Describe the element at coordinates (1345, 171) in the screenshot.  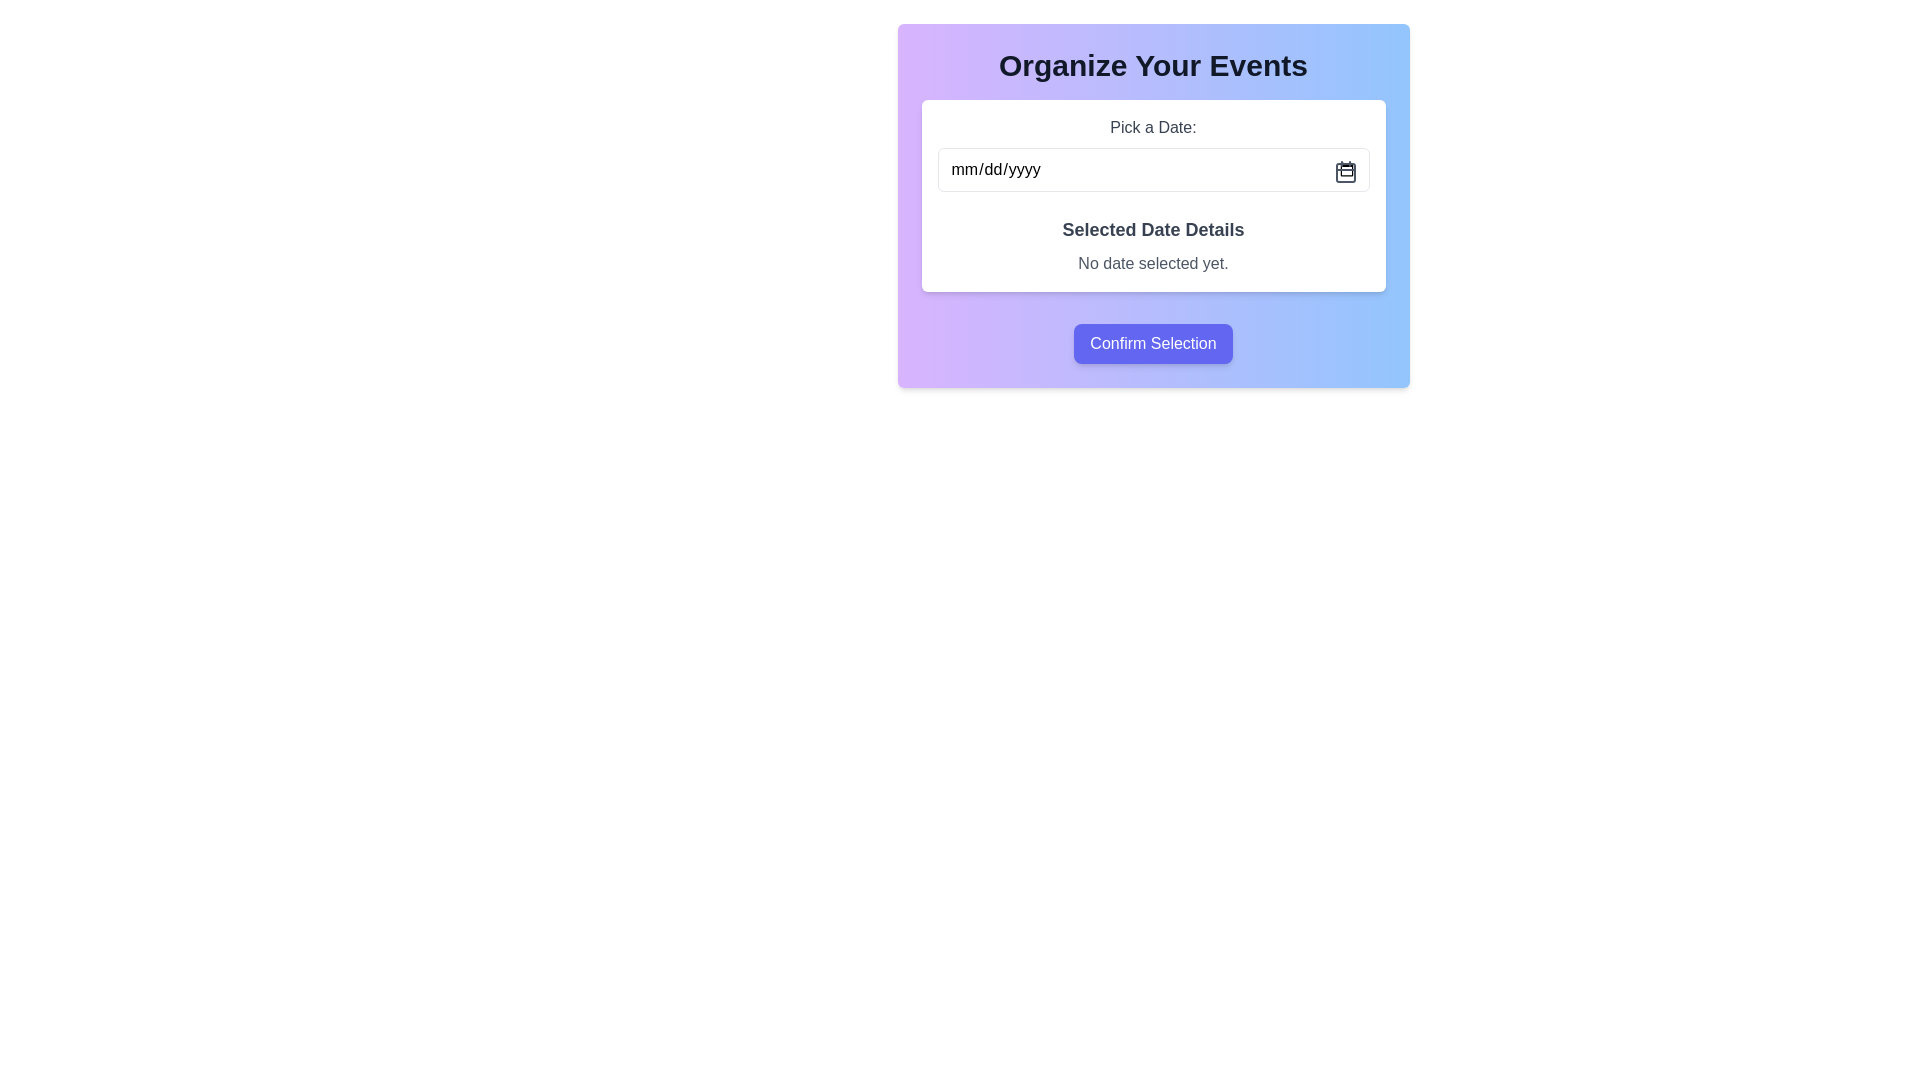
I see `the calendar icon located in the top-right corner of the date input field` at that location.